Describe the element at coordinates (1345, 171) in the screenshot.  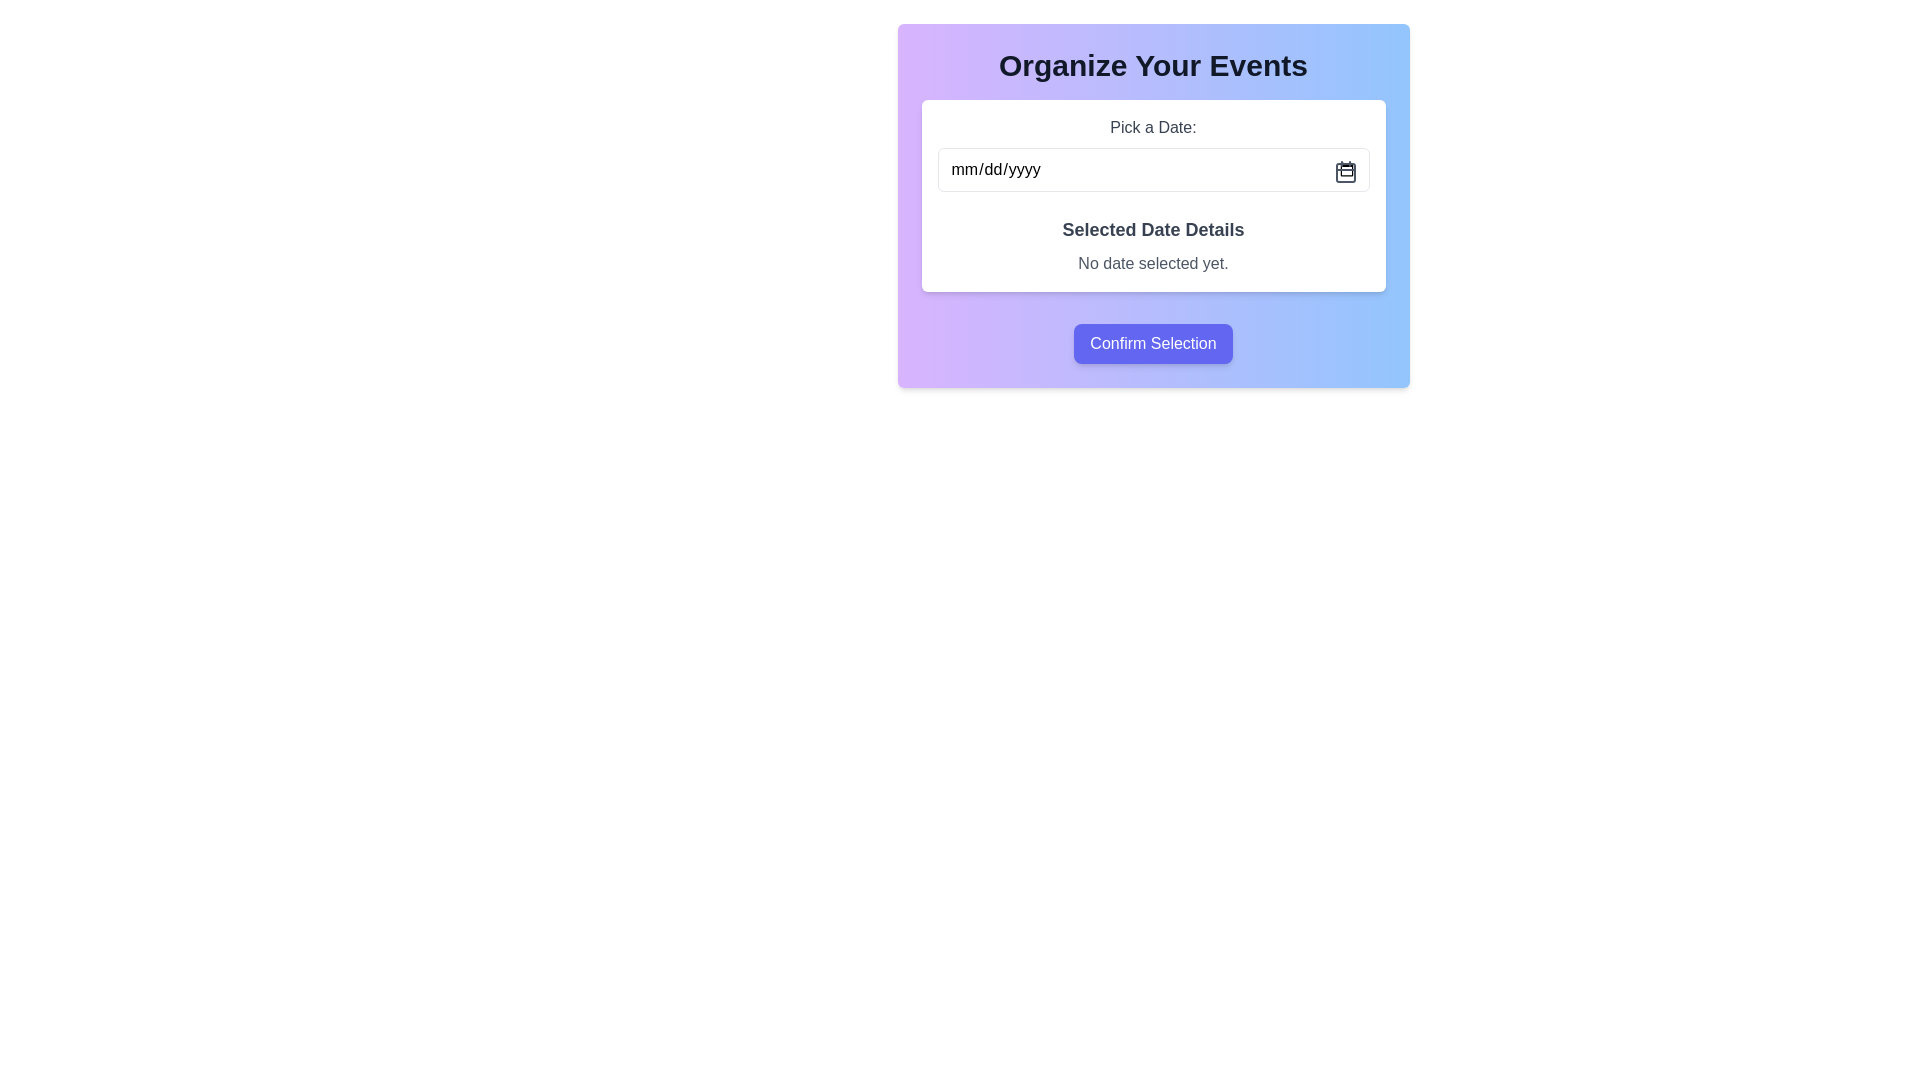
I see `the calendar icon located in the top-right corner of the date input field` at that location.